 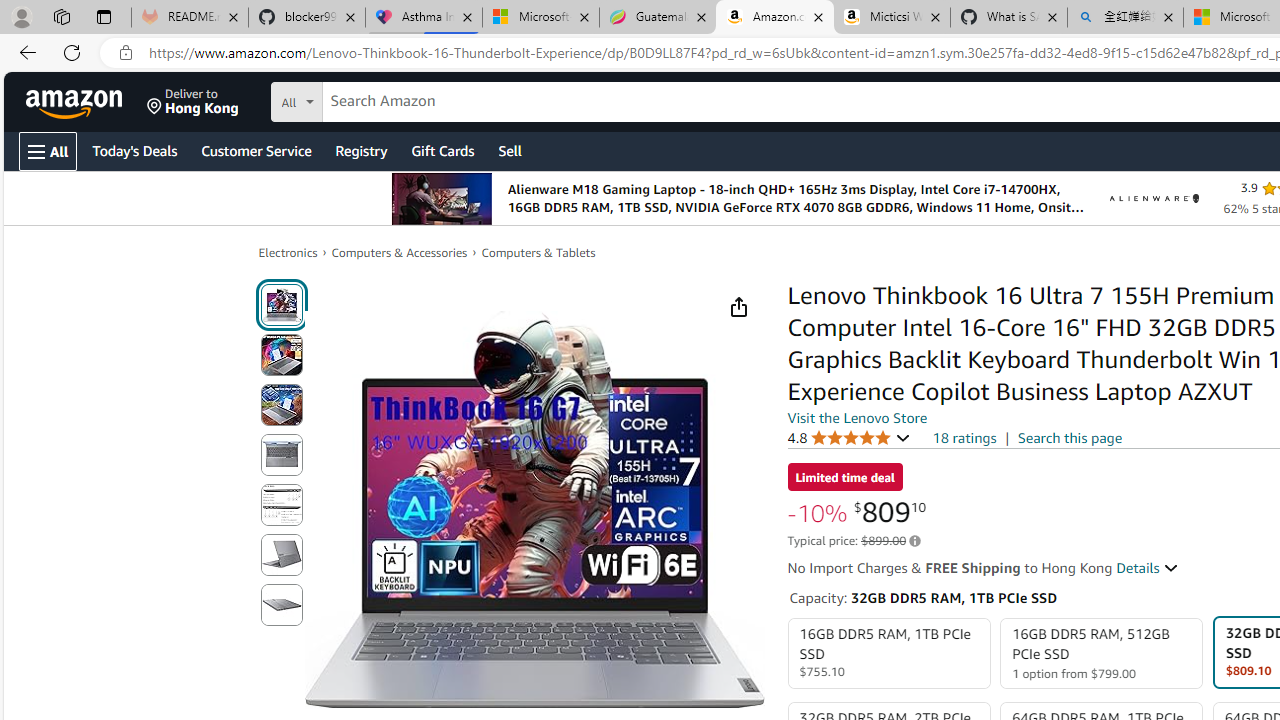 I want to click on 'Today', so click(x=133, y=149).